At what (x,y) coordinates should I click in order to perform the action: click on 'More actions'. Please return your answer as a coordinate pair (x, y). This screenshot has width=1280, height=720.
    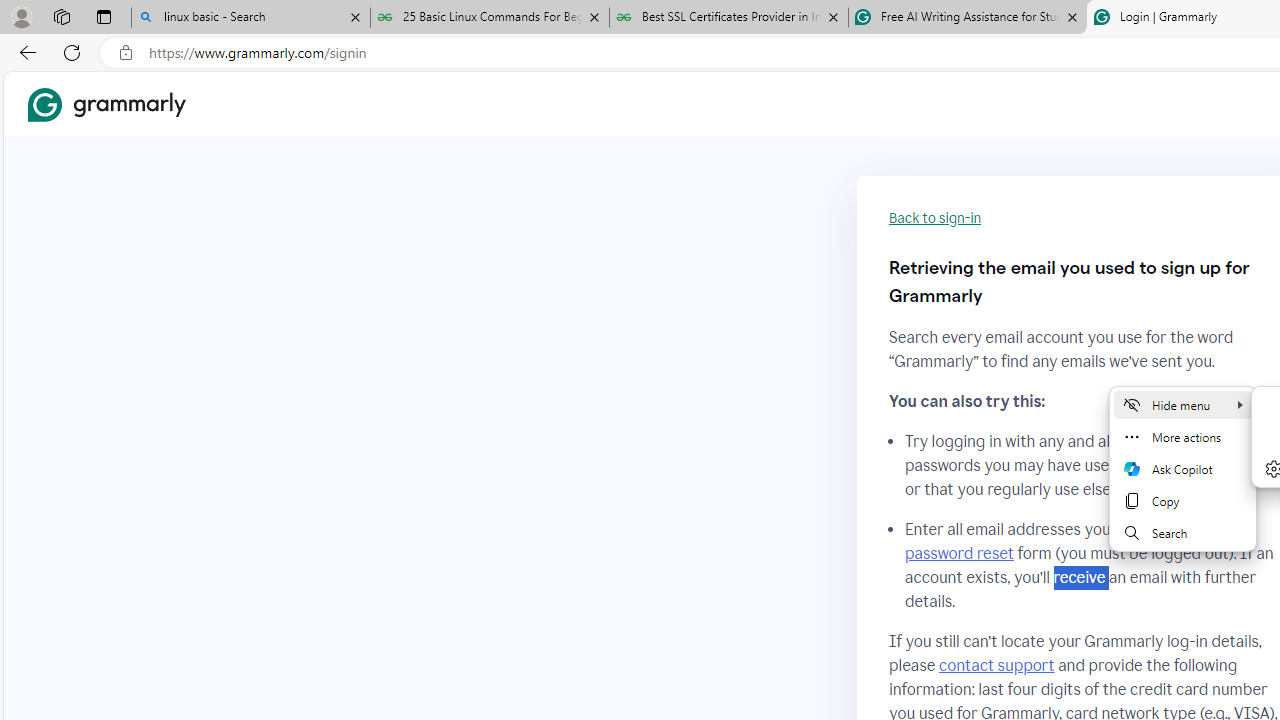
    Looking at the image, I should click on (1182, 436).